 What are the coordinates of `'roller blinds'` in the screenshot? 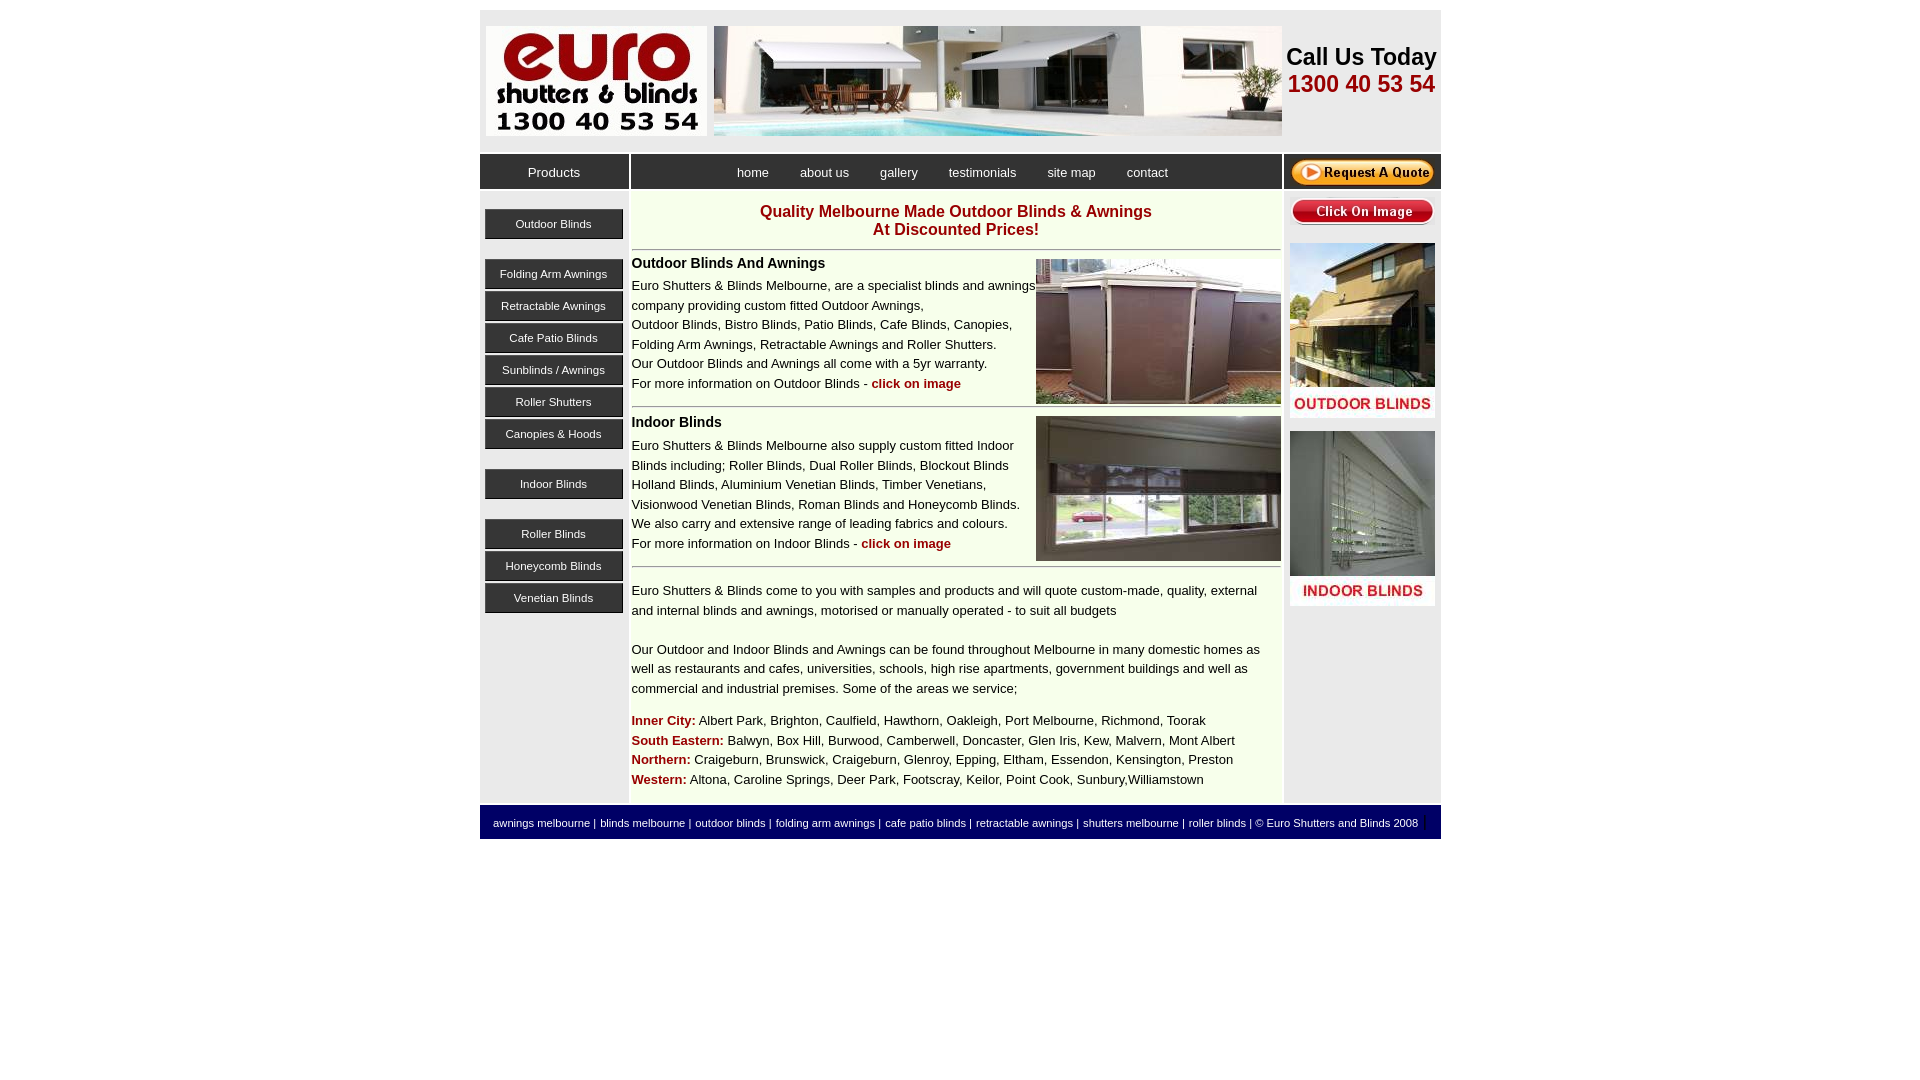 It's located at (1218, 822).